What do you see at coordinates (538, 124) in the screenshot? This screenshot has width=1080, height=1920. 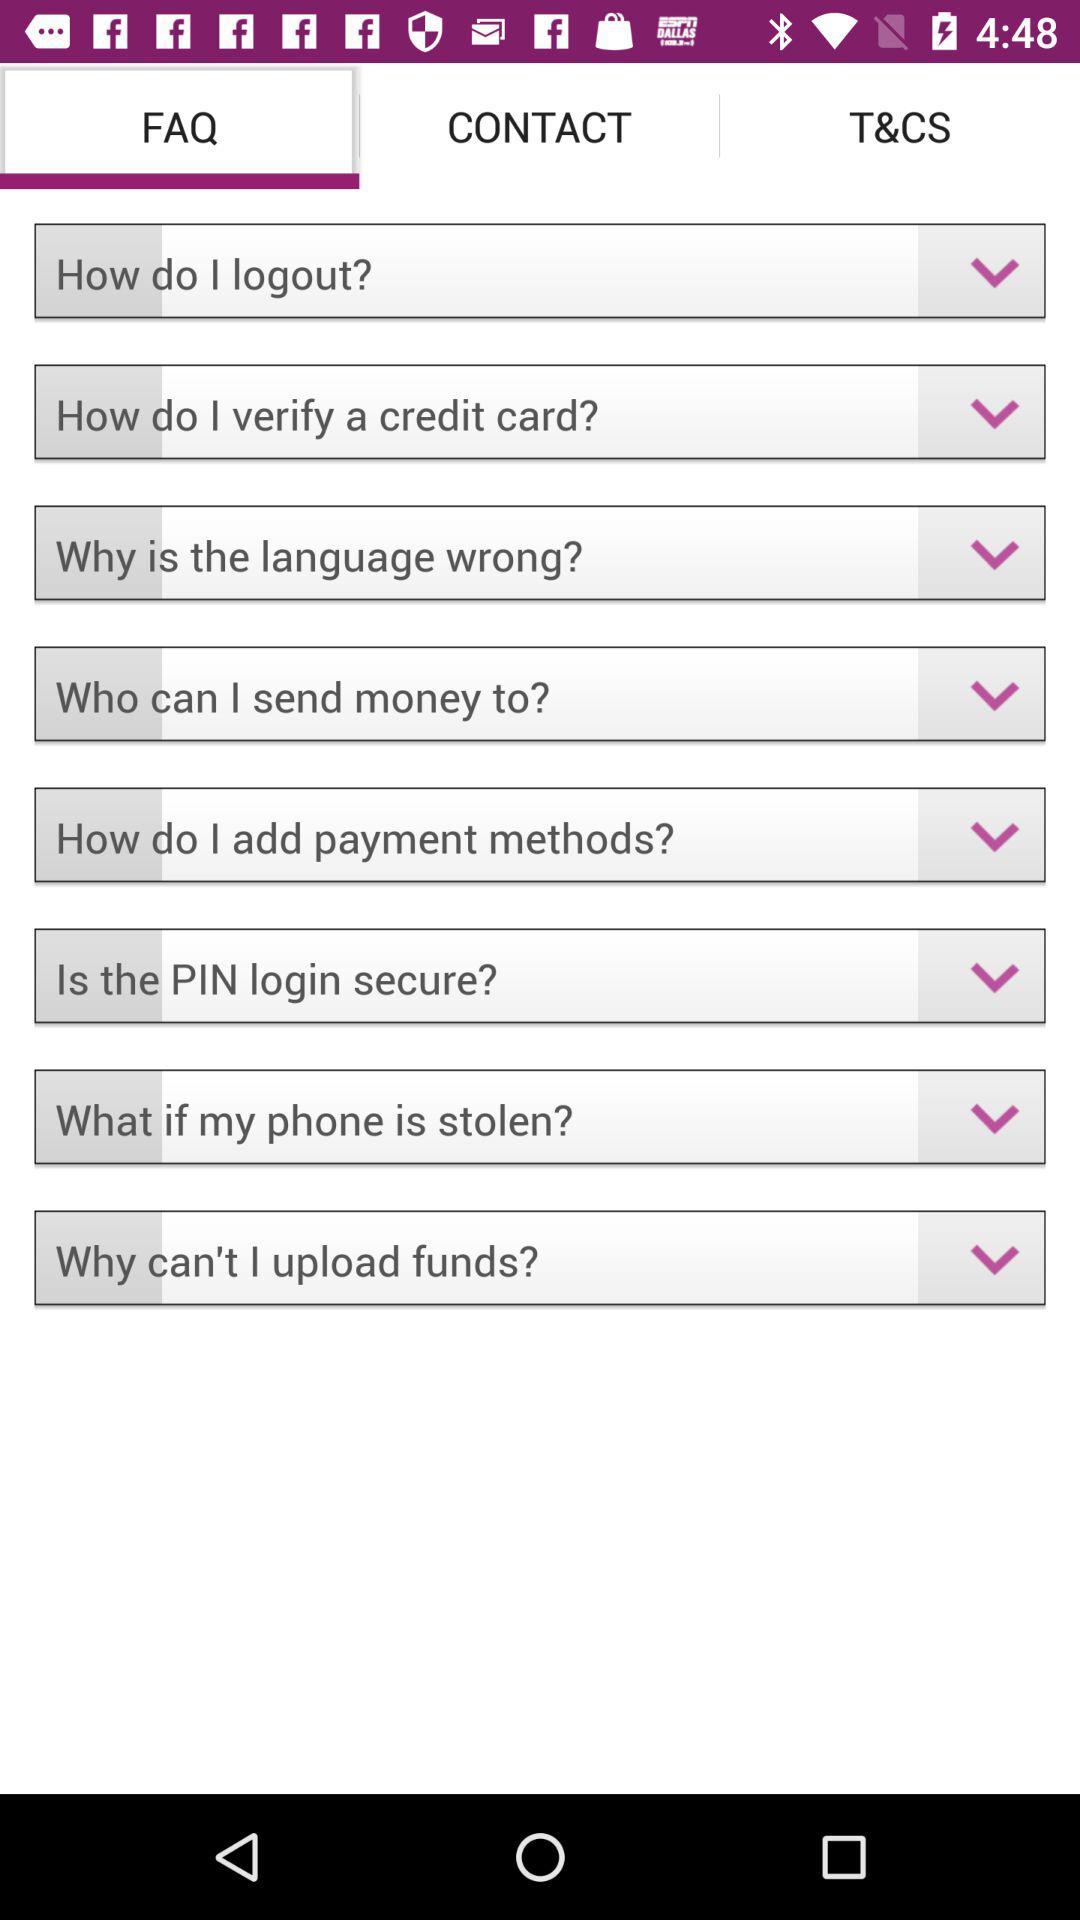 I see `the item to the right of the faq item` at bounding box center [538, 124].